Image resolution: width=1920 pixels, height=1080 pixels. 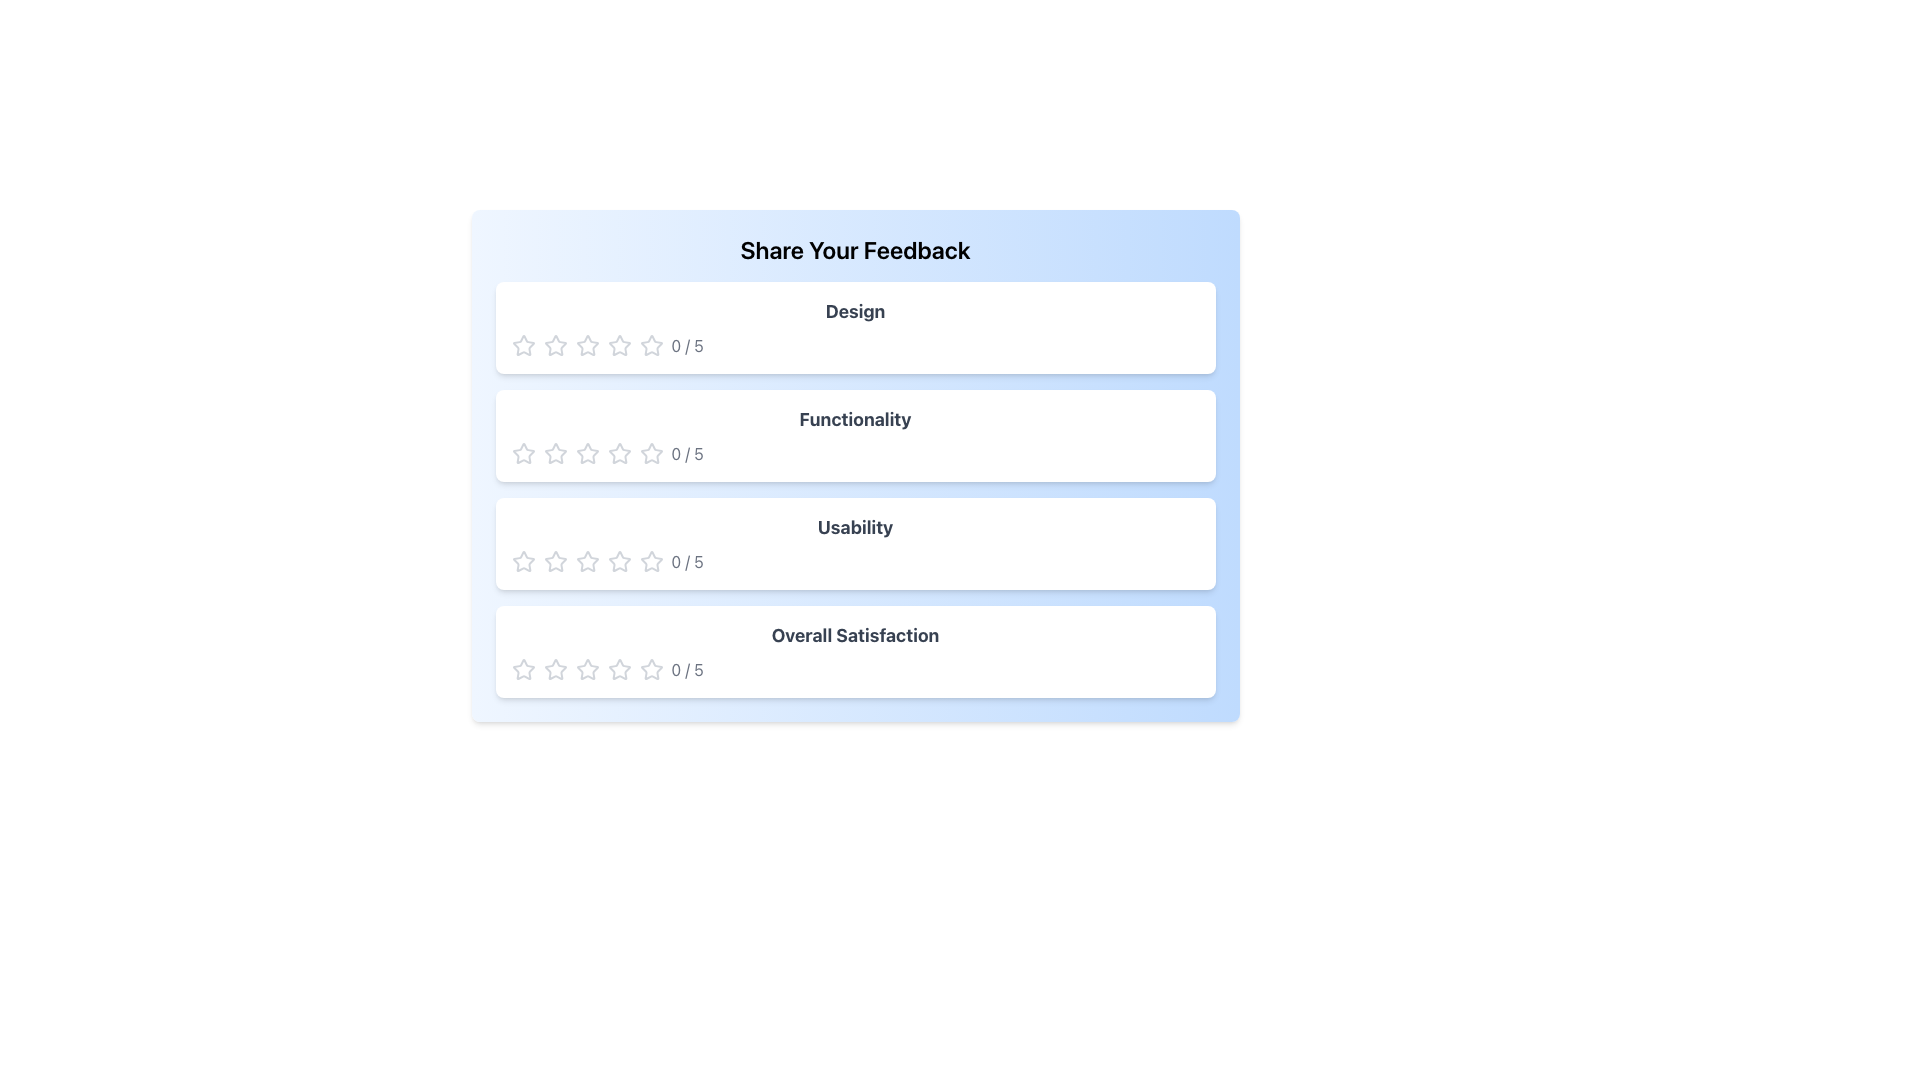 What do you see at coordinates (586, 344) in the screenshot?
I see `the second star icon in the 'Design' rating section of the 'Share Your Feedback' interface to rate it` at bounding box center [586, 344].